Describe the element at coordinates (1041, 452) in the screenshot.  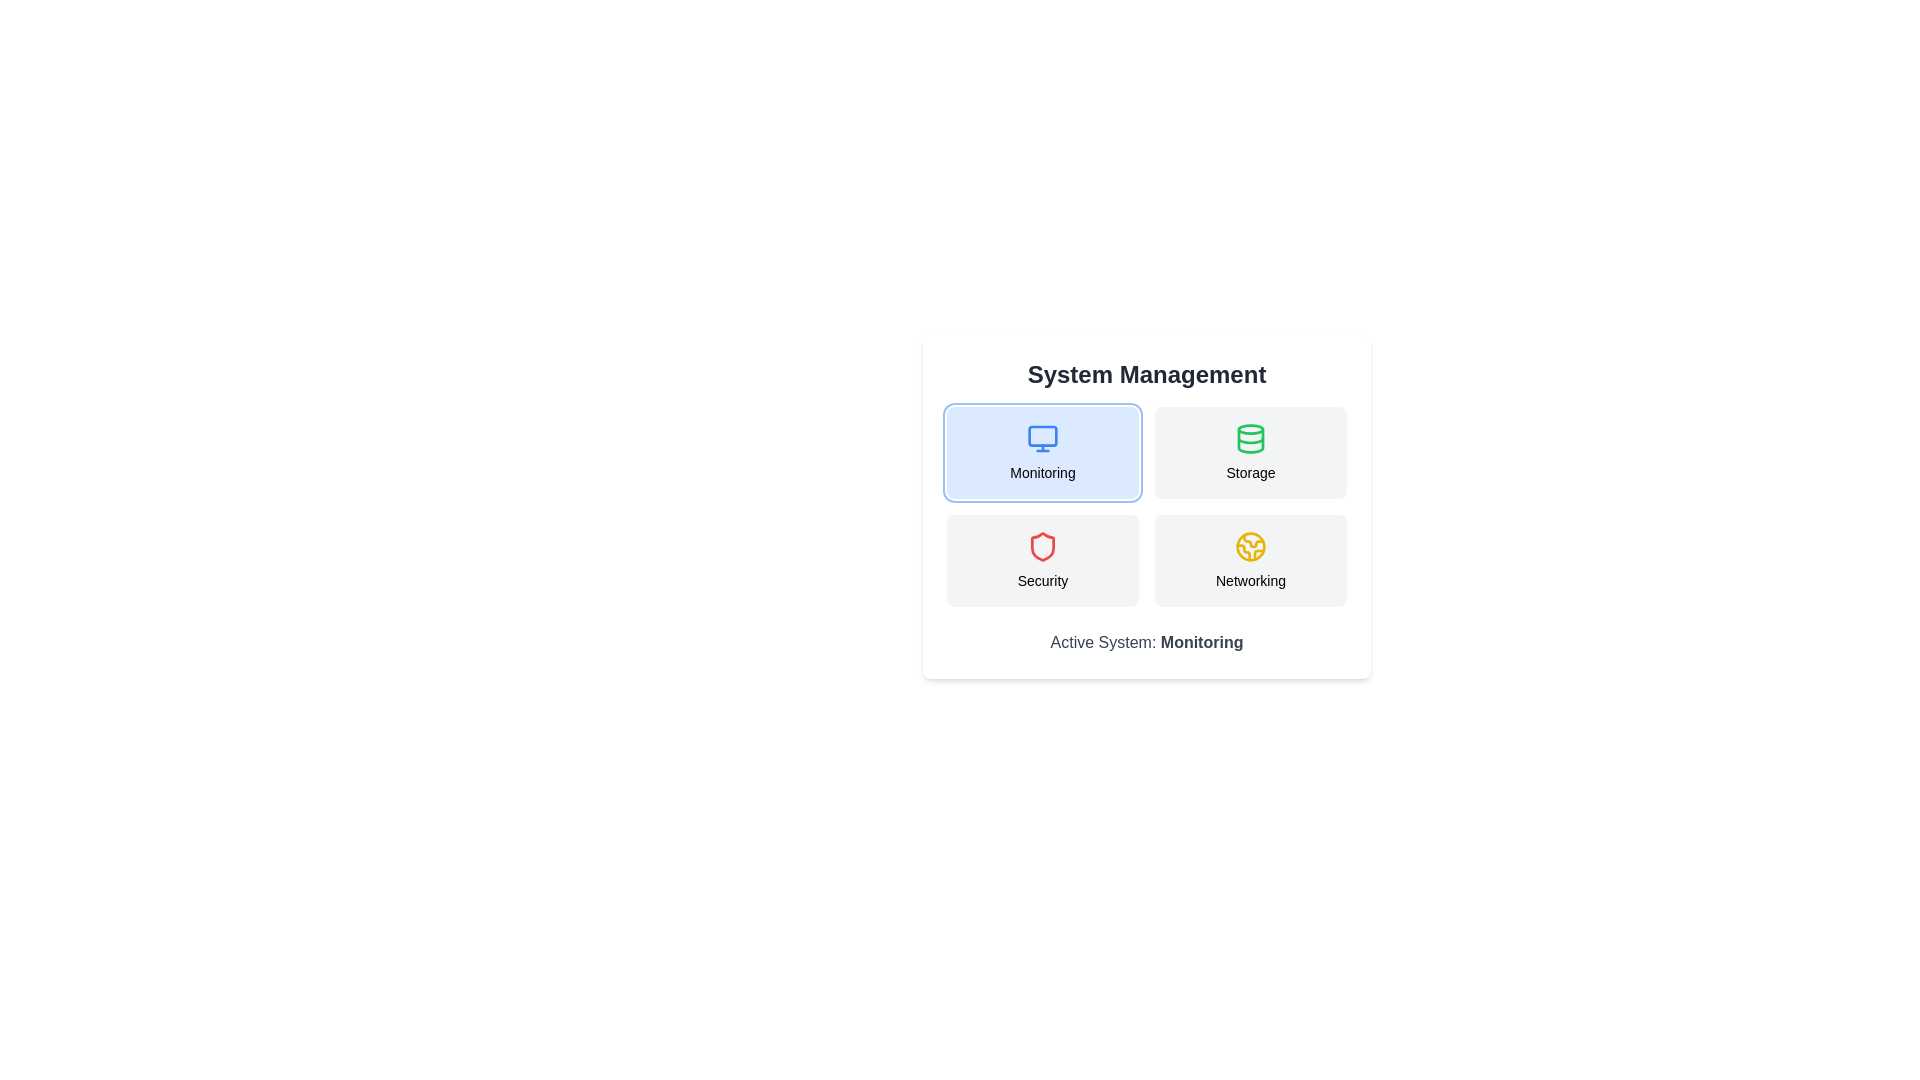
I see `the button corresponding to the system category Monitoring` at that location.